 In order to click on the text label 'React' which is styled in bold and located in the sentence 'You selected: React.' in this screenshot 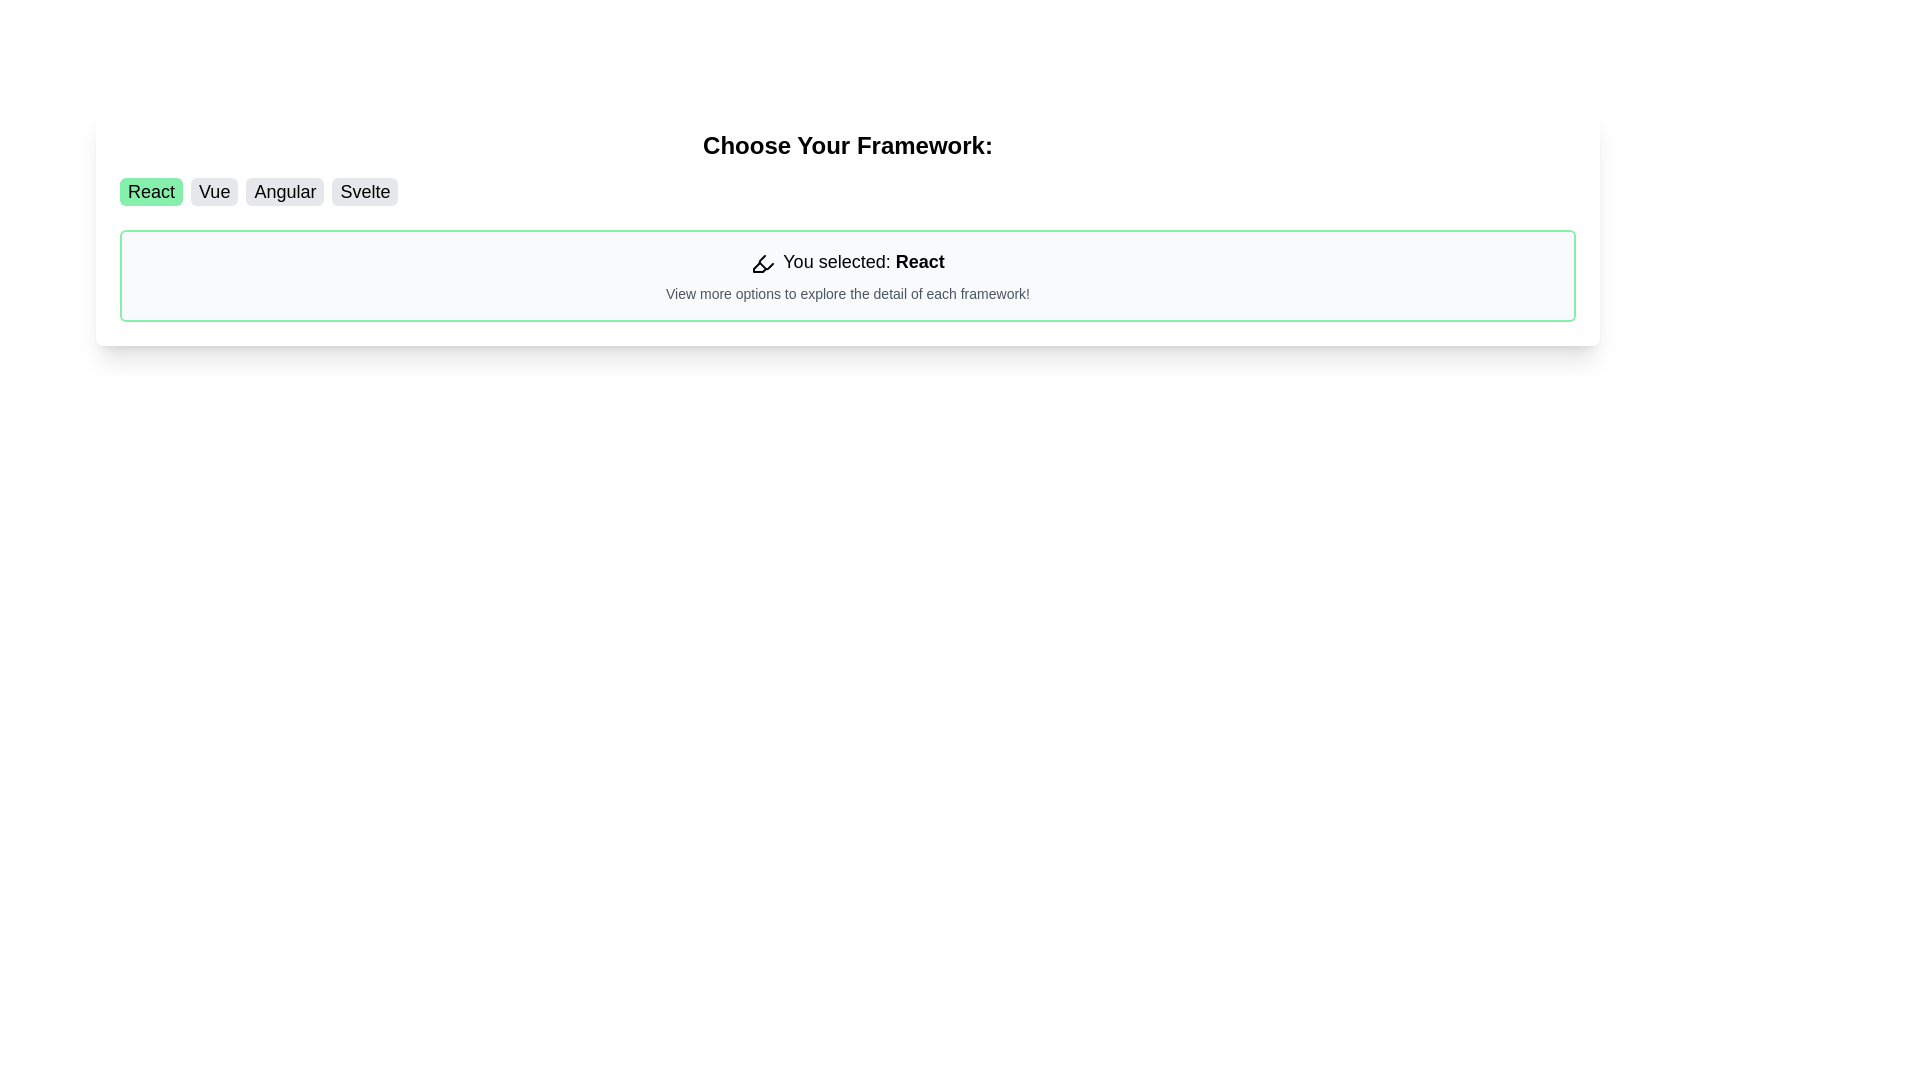, I will do `click(919, 261)`.